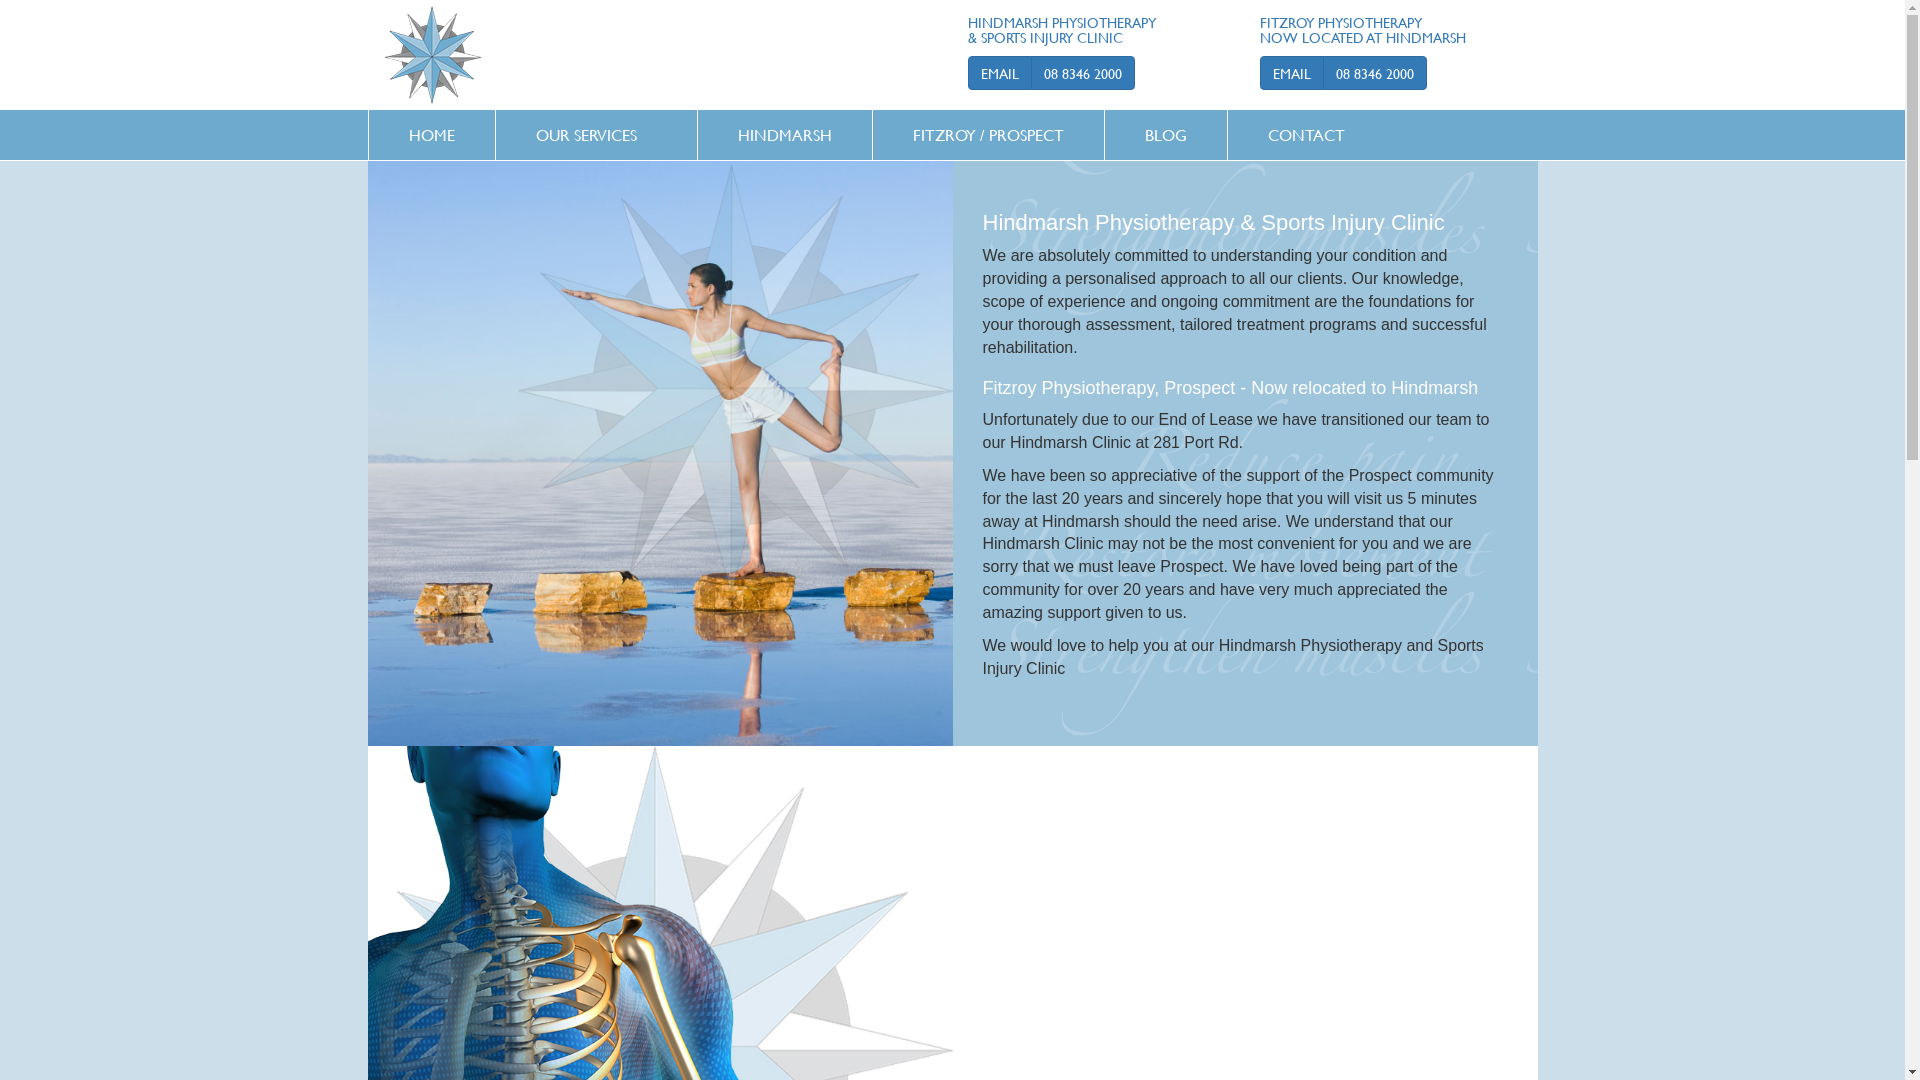 The image size is (1920, 1080). I want to click on 'FITZROY PHYSIOTHERAPY, so click(1362, 29).